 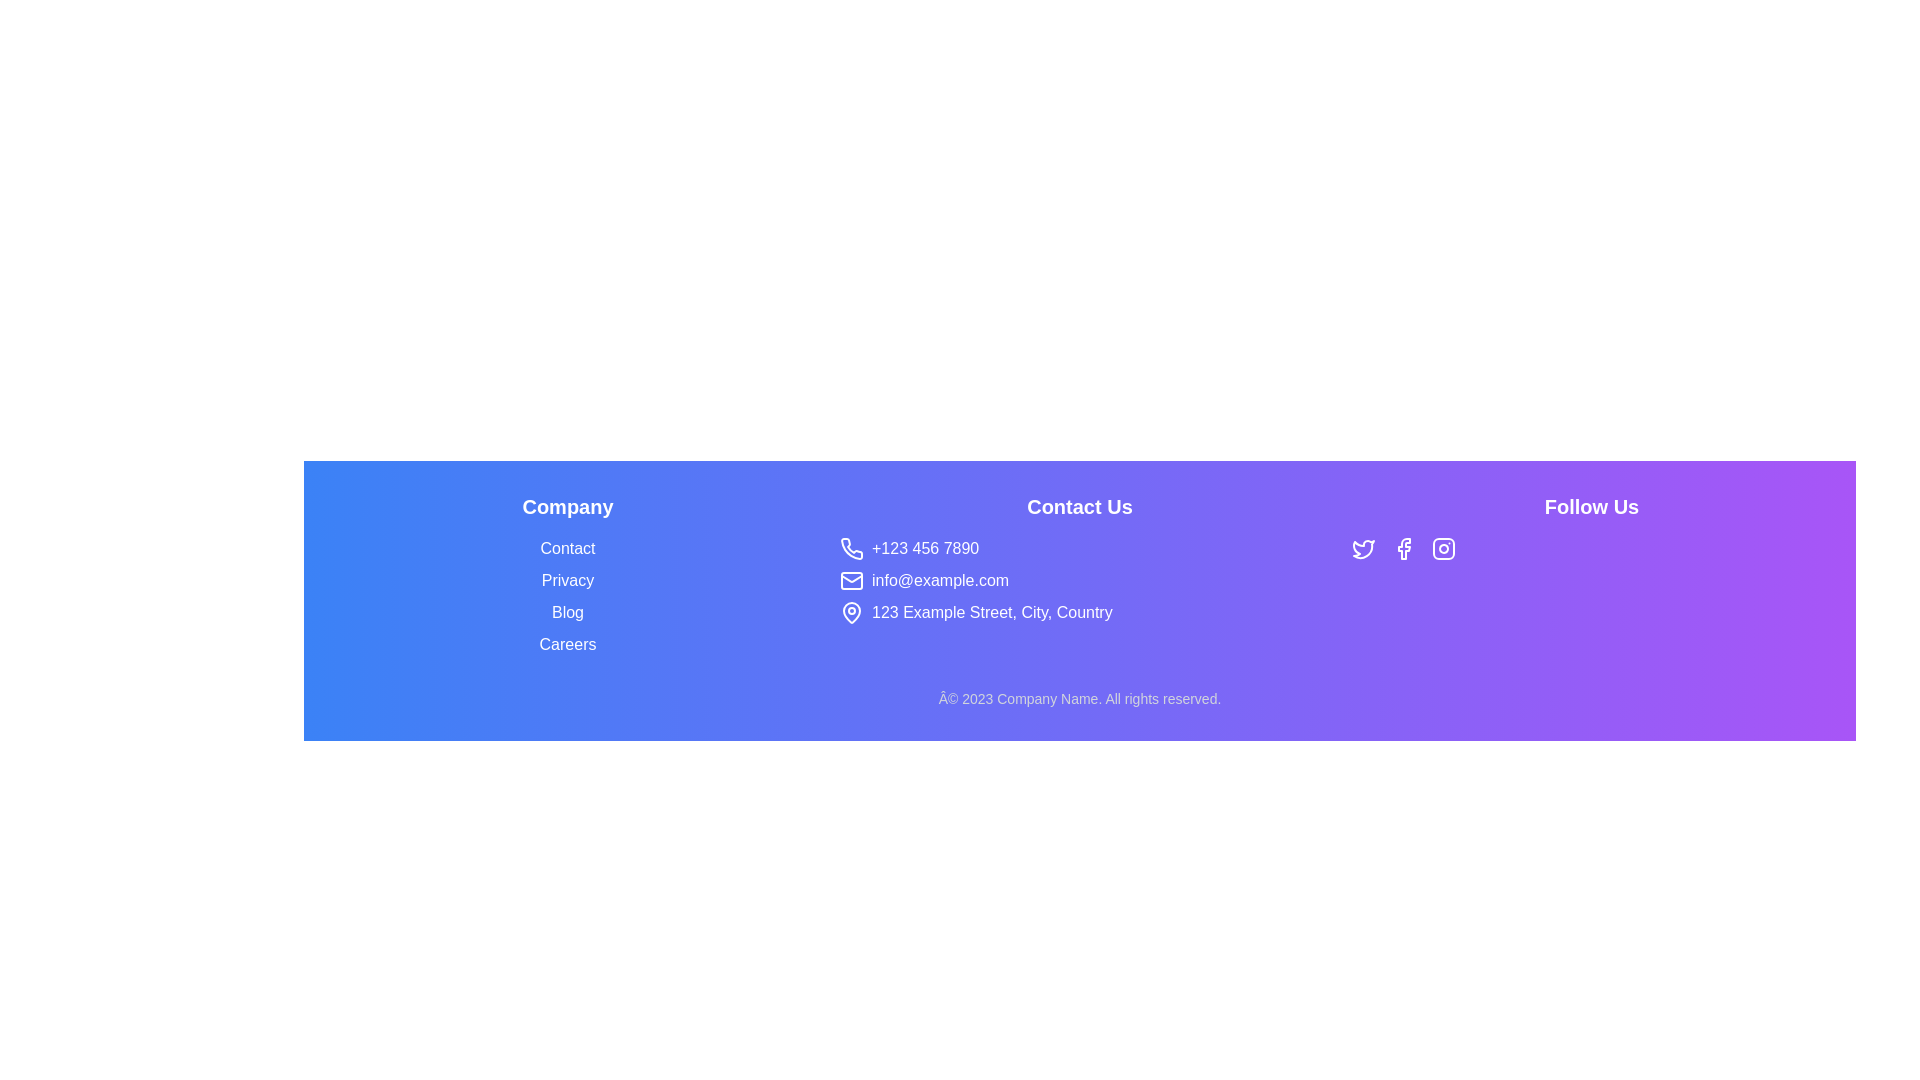 I want to click on the Static Text element displaying the phone number located in the 'Contact Us' section of the footer, positioned to the right of the phone icon, so click(x=924, y=548).